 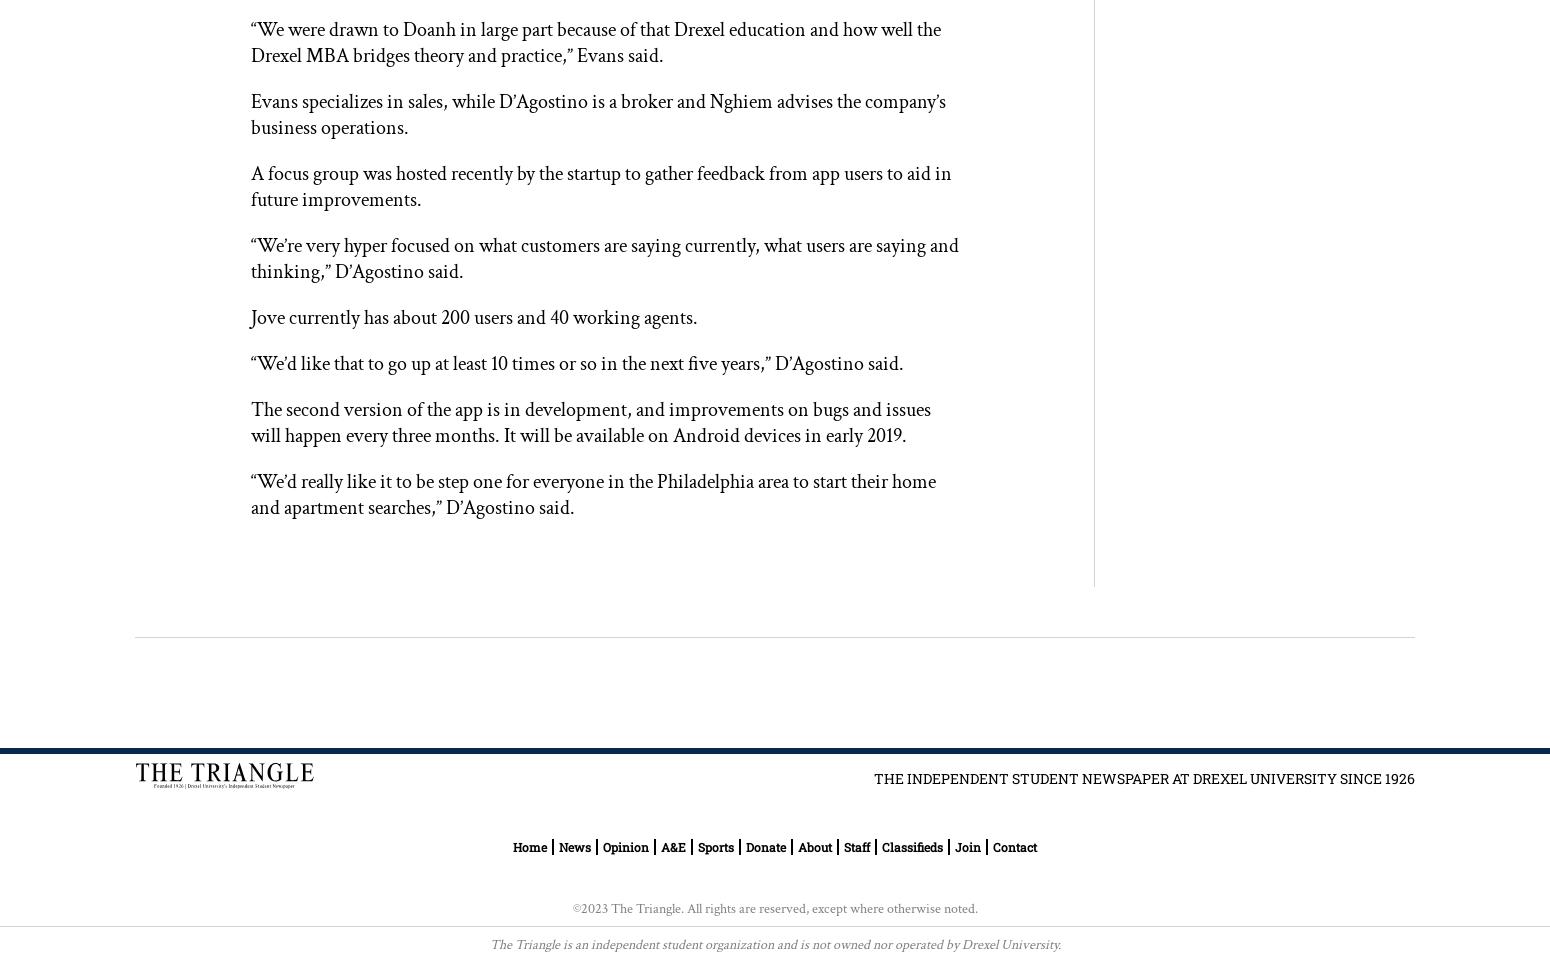 I want to click on '©2023 The Triangle. All rights are reserved, except where otherwise noted.', so click(x=571, y=907).